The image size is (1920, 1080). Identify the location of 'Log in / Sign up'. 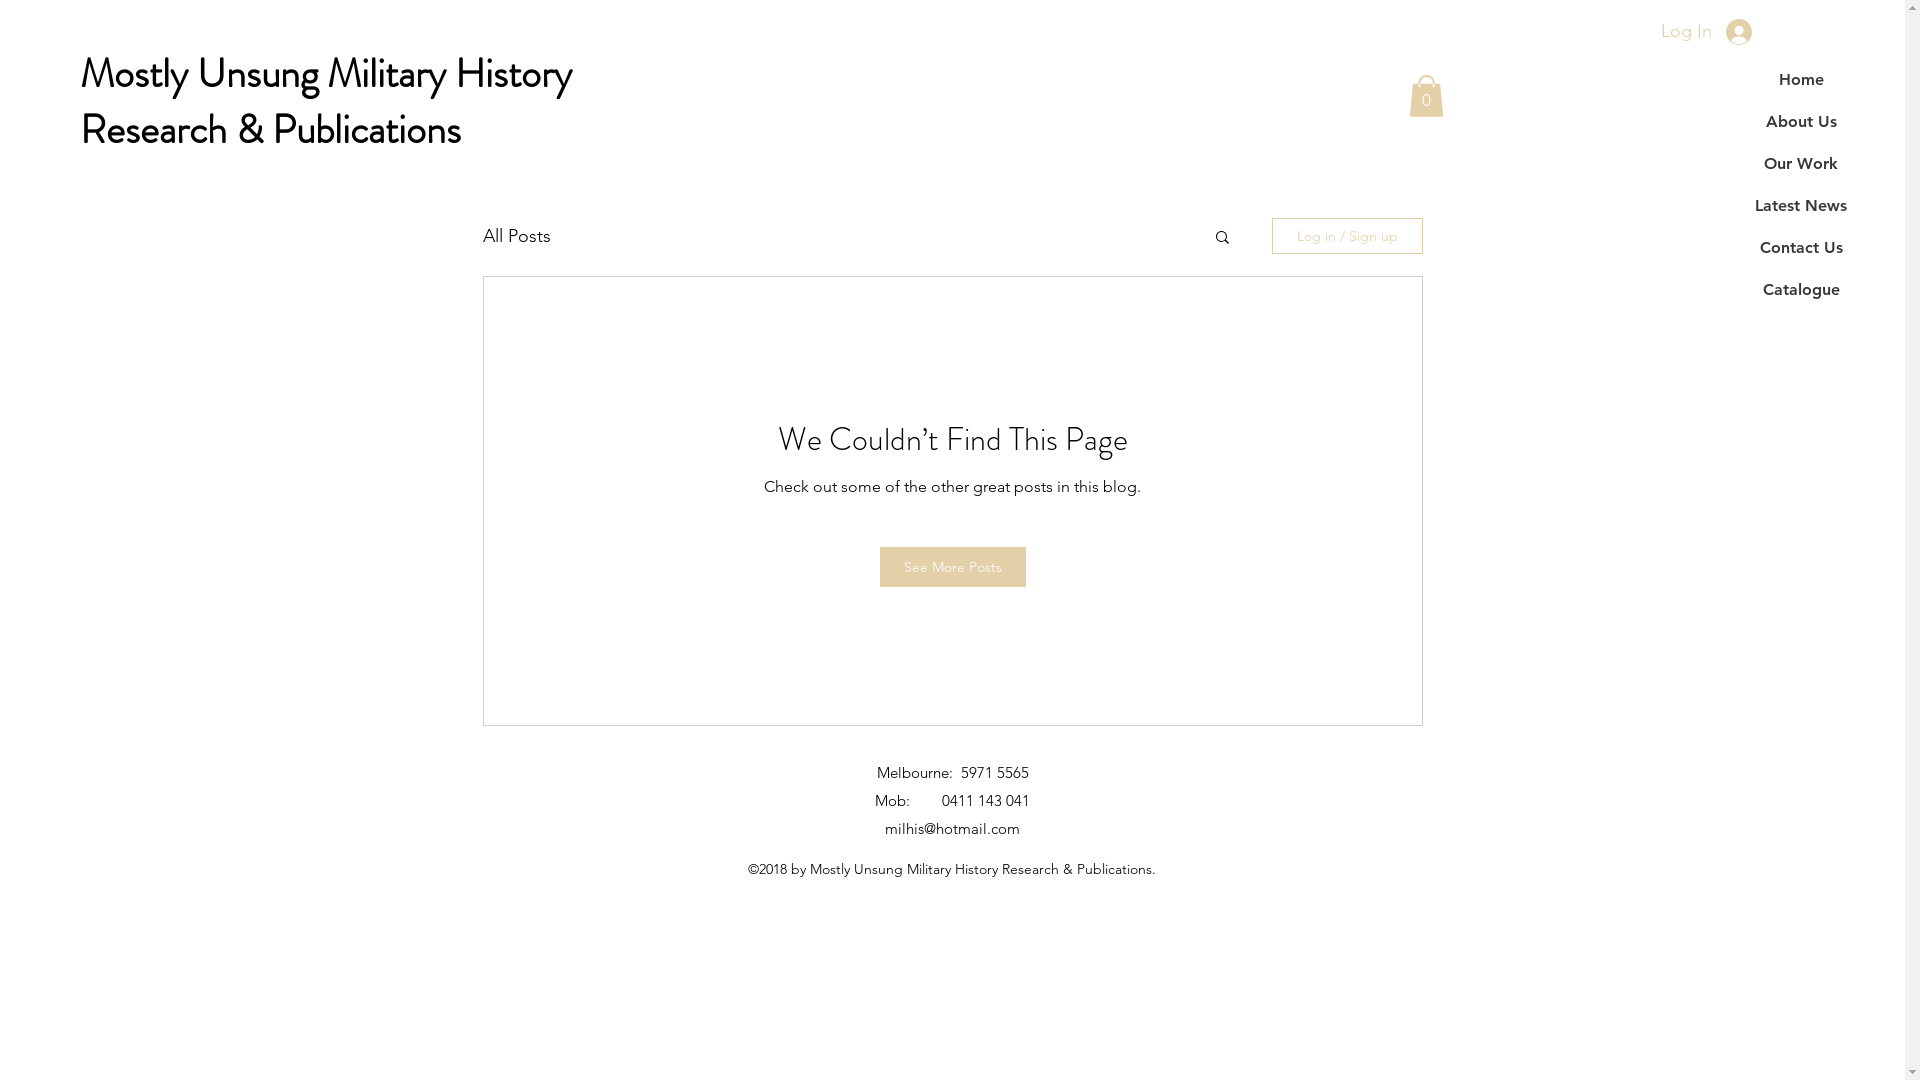
(1347, 234).